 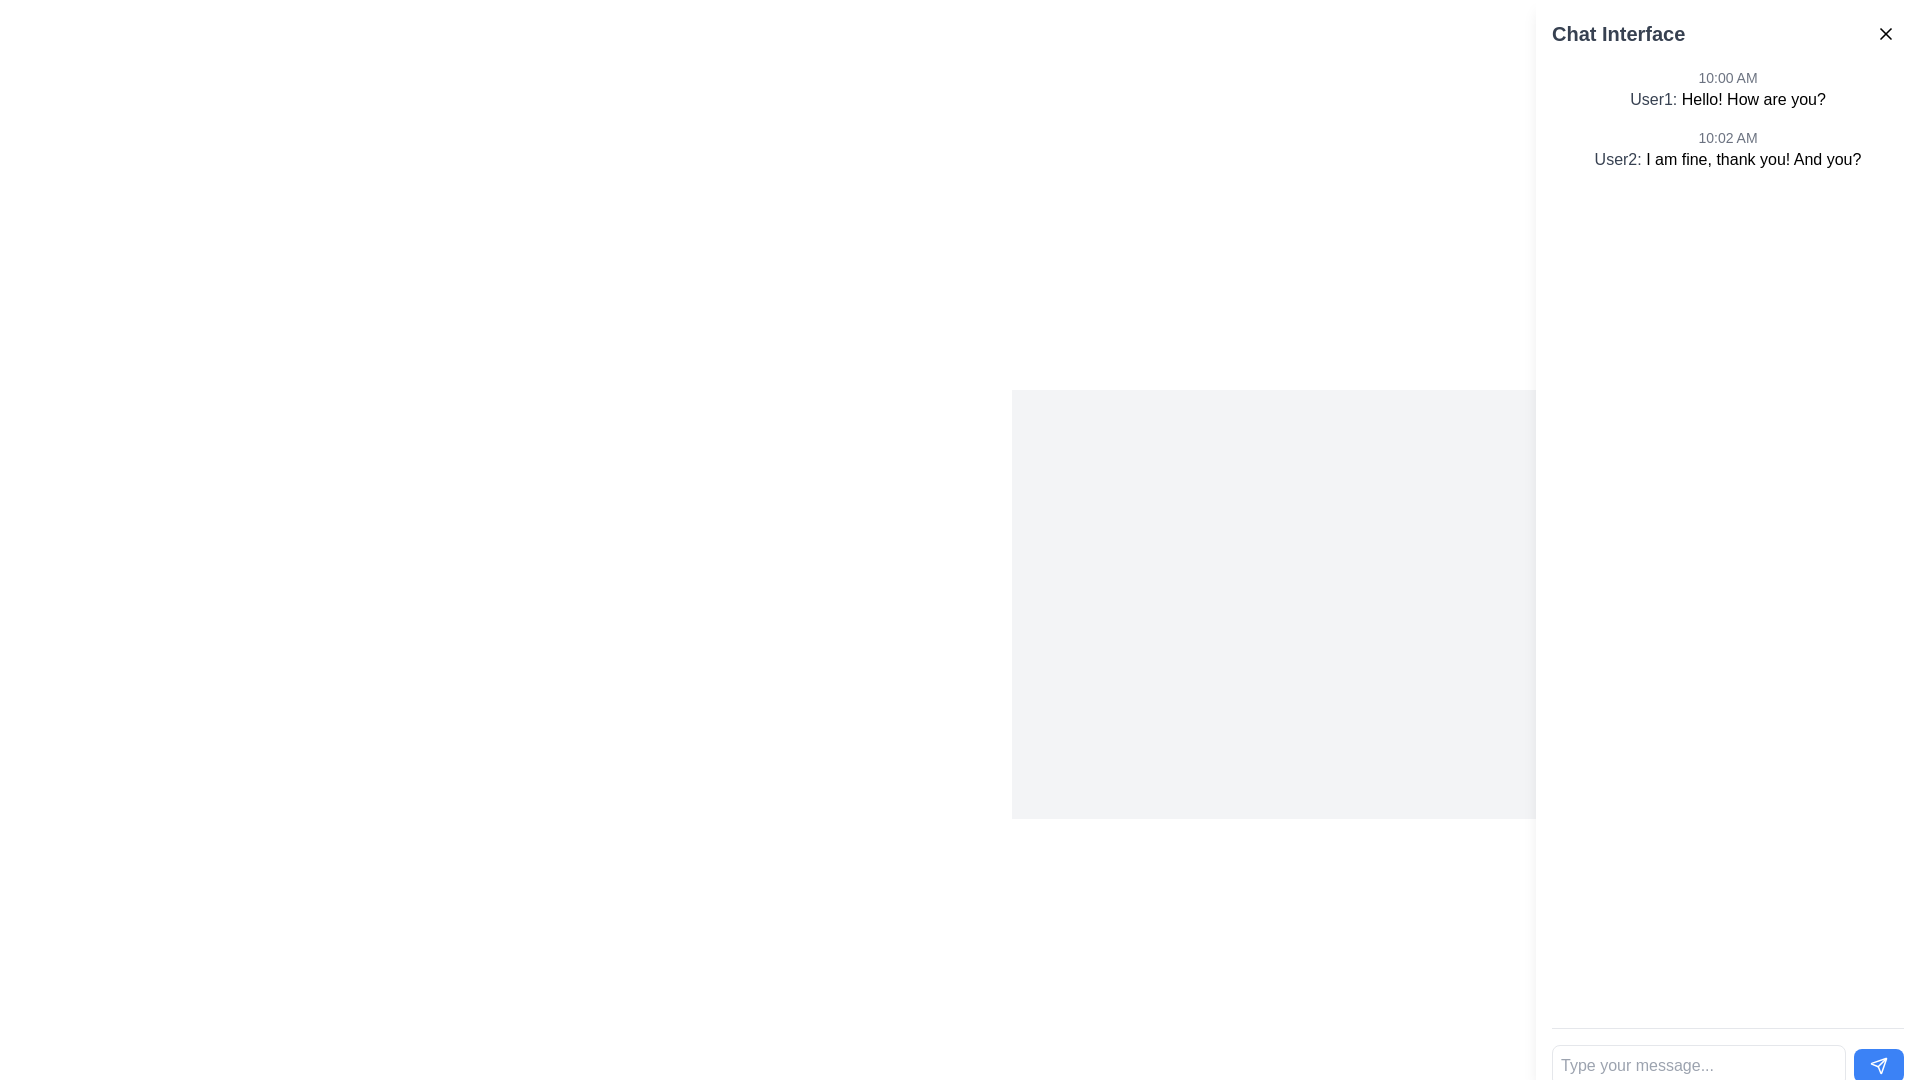 What do you see at coordinates (1727, 158) in the screenshot?
I see `the Text component displaying the user's chat message, which is positioned to the right and below the timestamp '10:02 AM' in the chat interface` at bounding box center [1727, 158].